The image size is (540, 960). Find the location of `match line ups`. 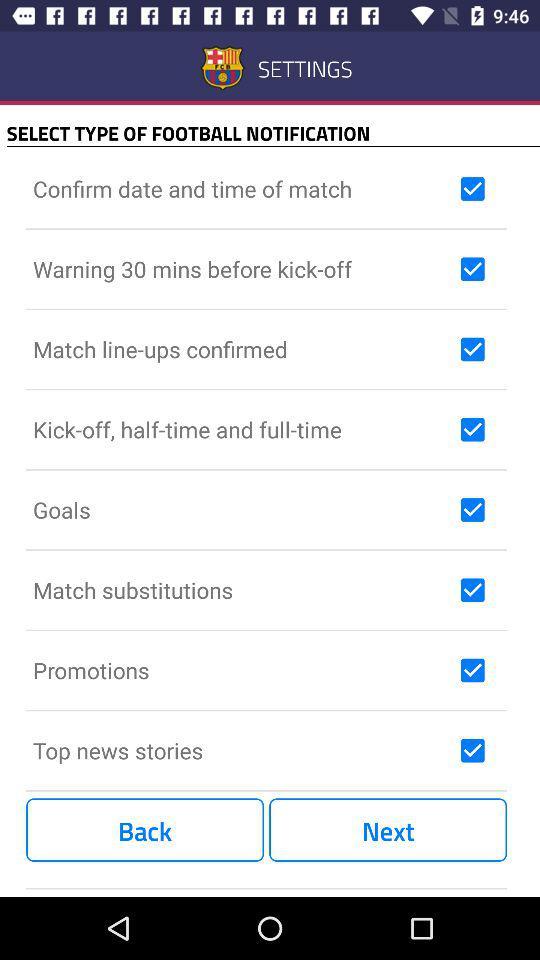

match line ups is located at coordinates (242, 349).